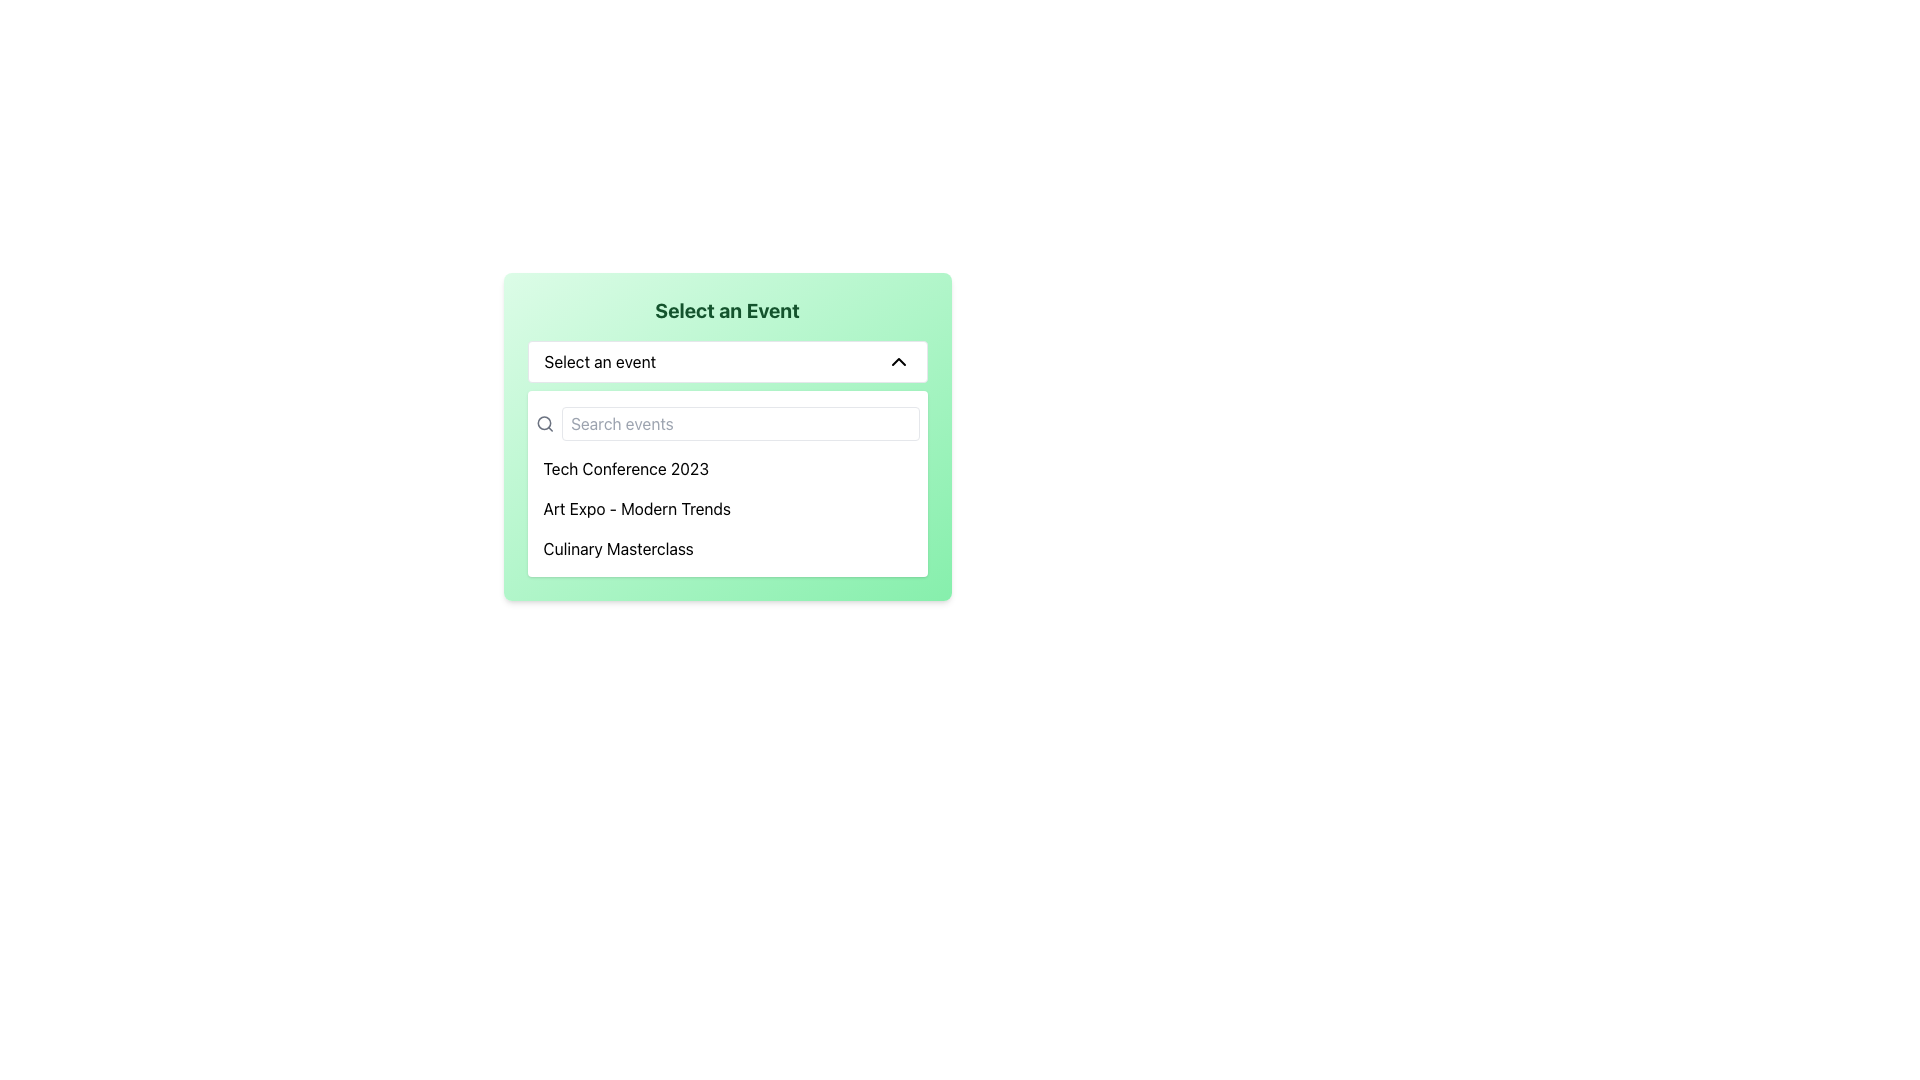 This screenshot has width=1920, height=1080. Describe the element at coordinates (544, 423) in the screenshot. I see `the search icon located to the left of the text input field with placeholder text 'Search events'` at that location.